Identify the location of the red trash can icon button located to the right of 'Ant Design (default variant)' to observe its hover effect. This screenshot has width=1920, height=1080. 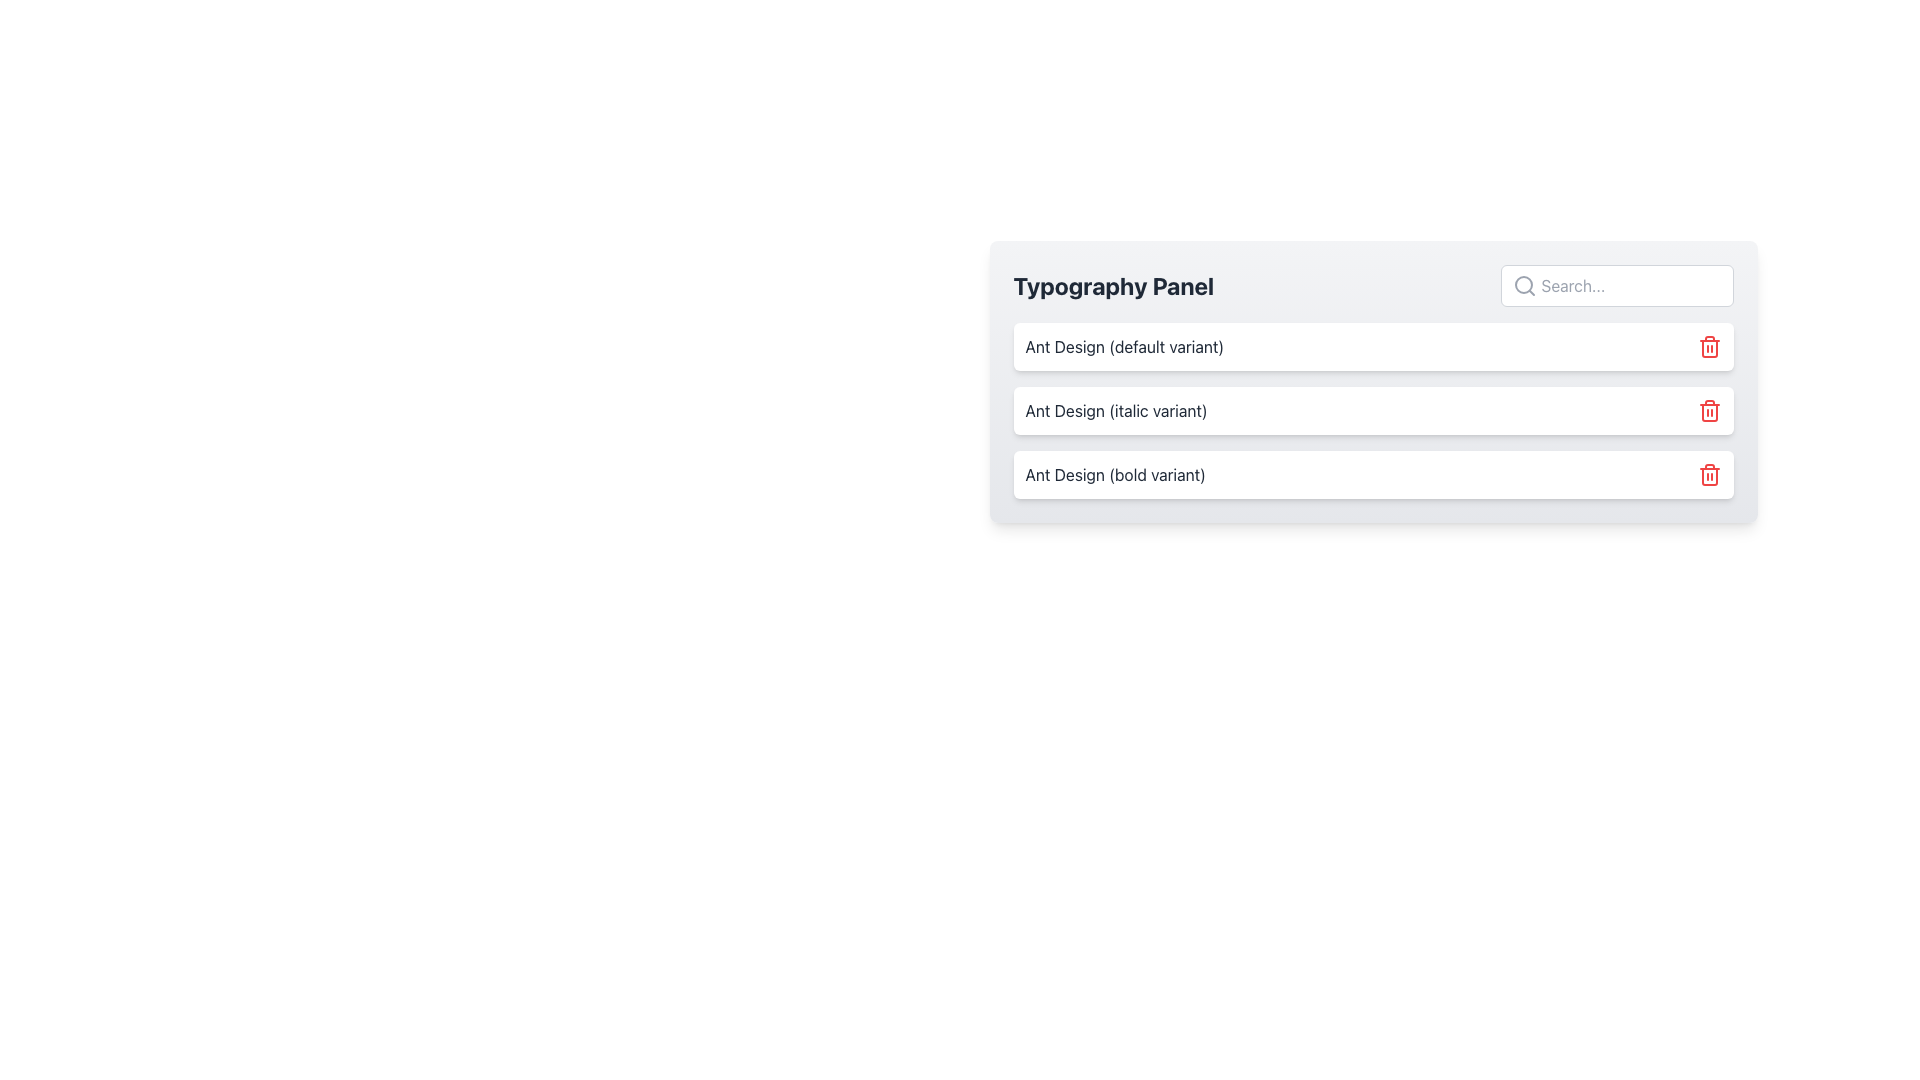
(1708, 346).